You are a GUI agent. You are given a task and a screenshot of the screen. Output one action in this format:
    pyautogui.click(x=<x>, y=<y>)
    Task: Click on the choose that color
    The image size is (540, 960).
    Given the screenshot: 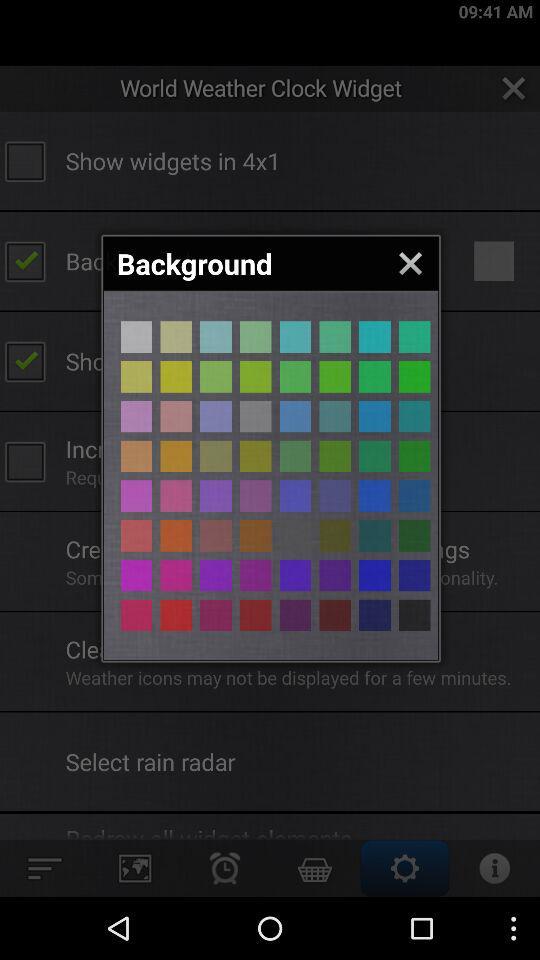 What is the action you would take?
    pyautogui.click(x=294, y=337)
    